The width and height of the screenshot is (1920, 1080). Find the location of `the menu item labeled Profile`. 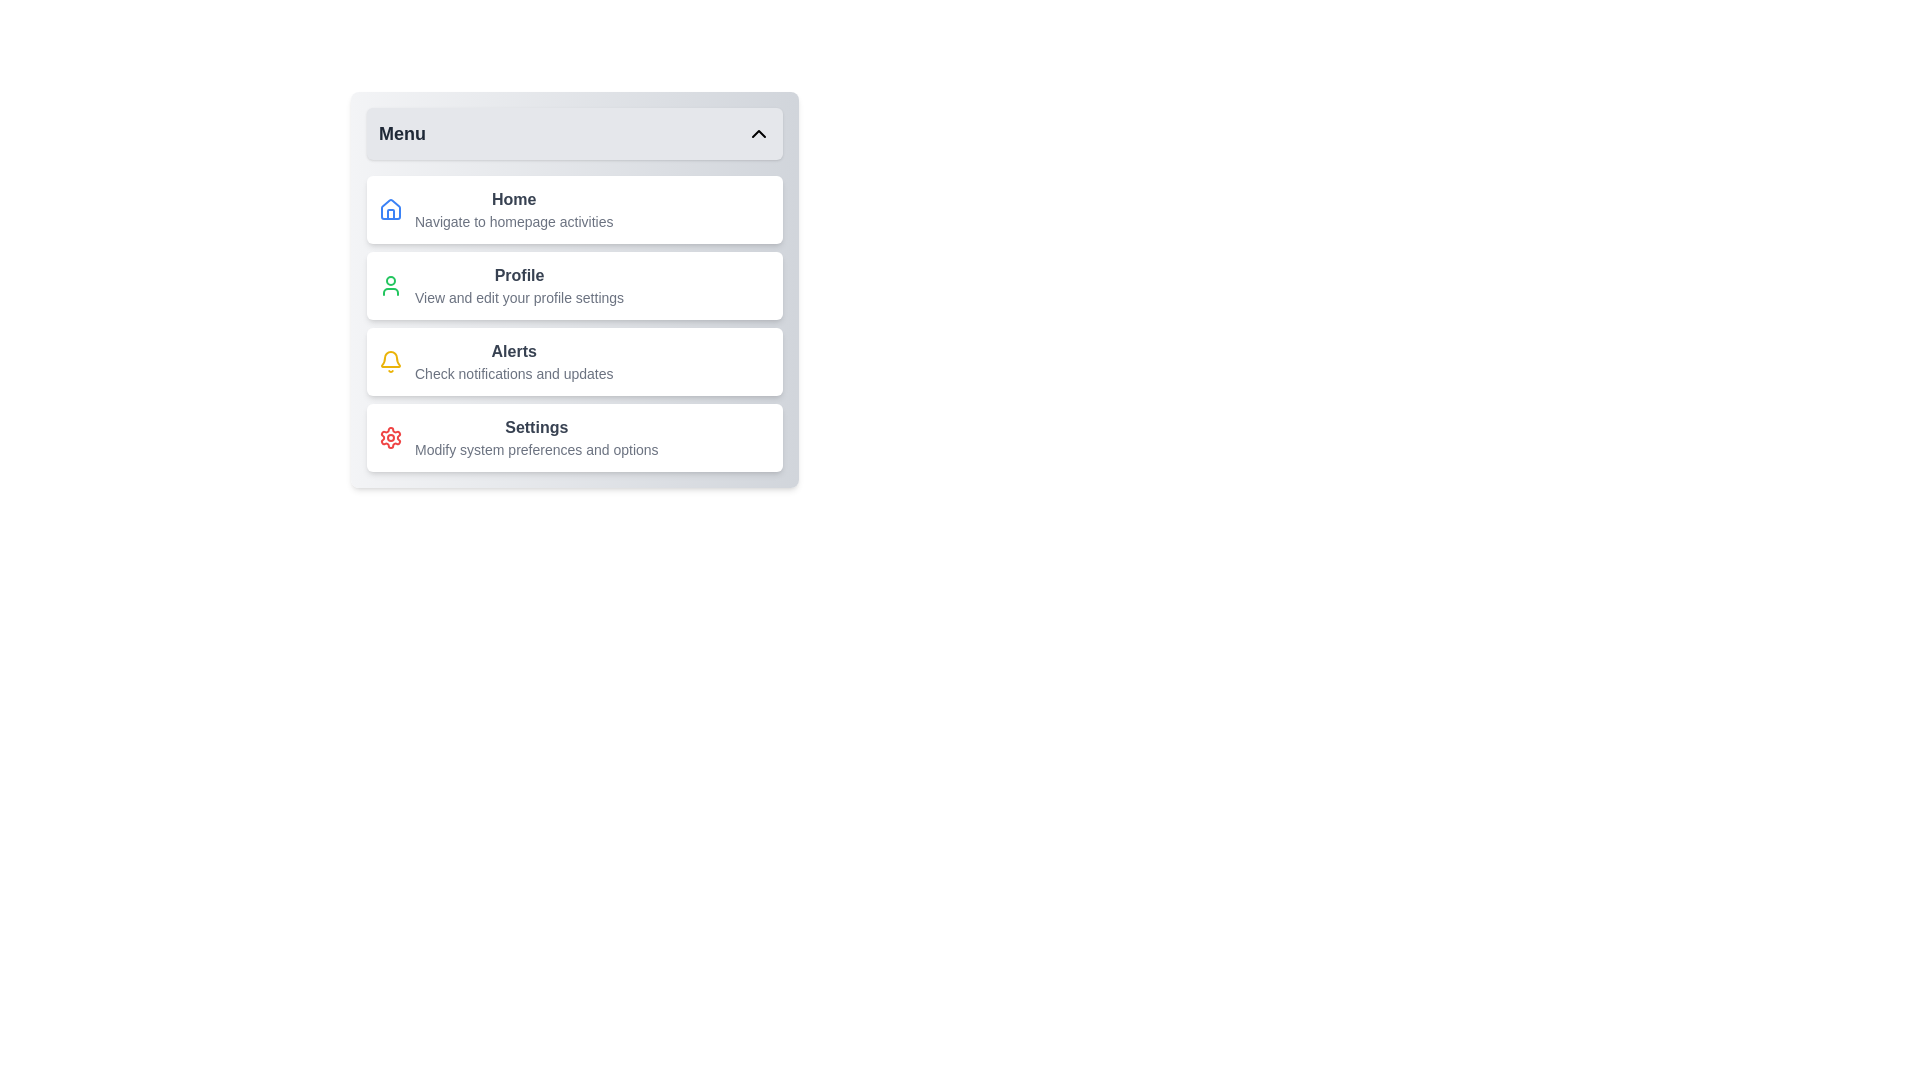

the menu item labeled Profile is located at coordinates (574, 285).